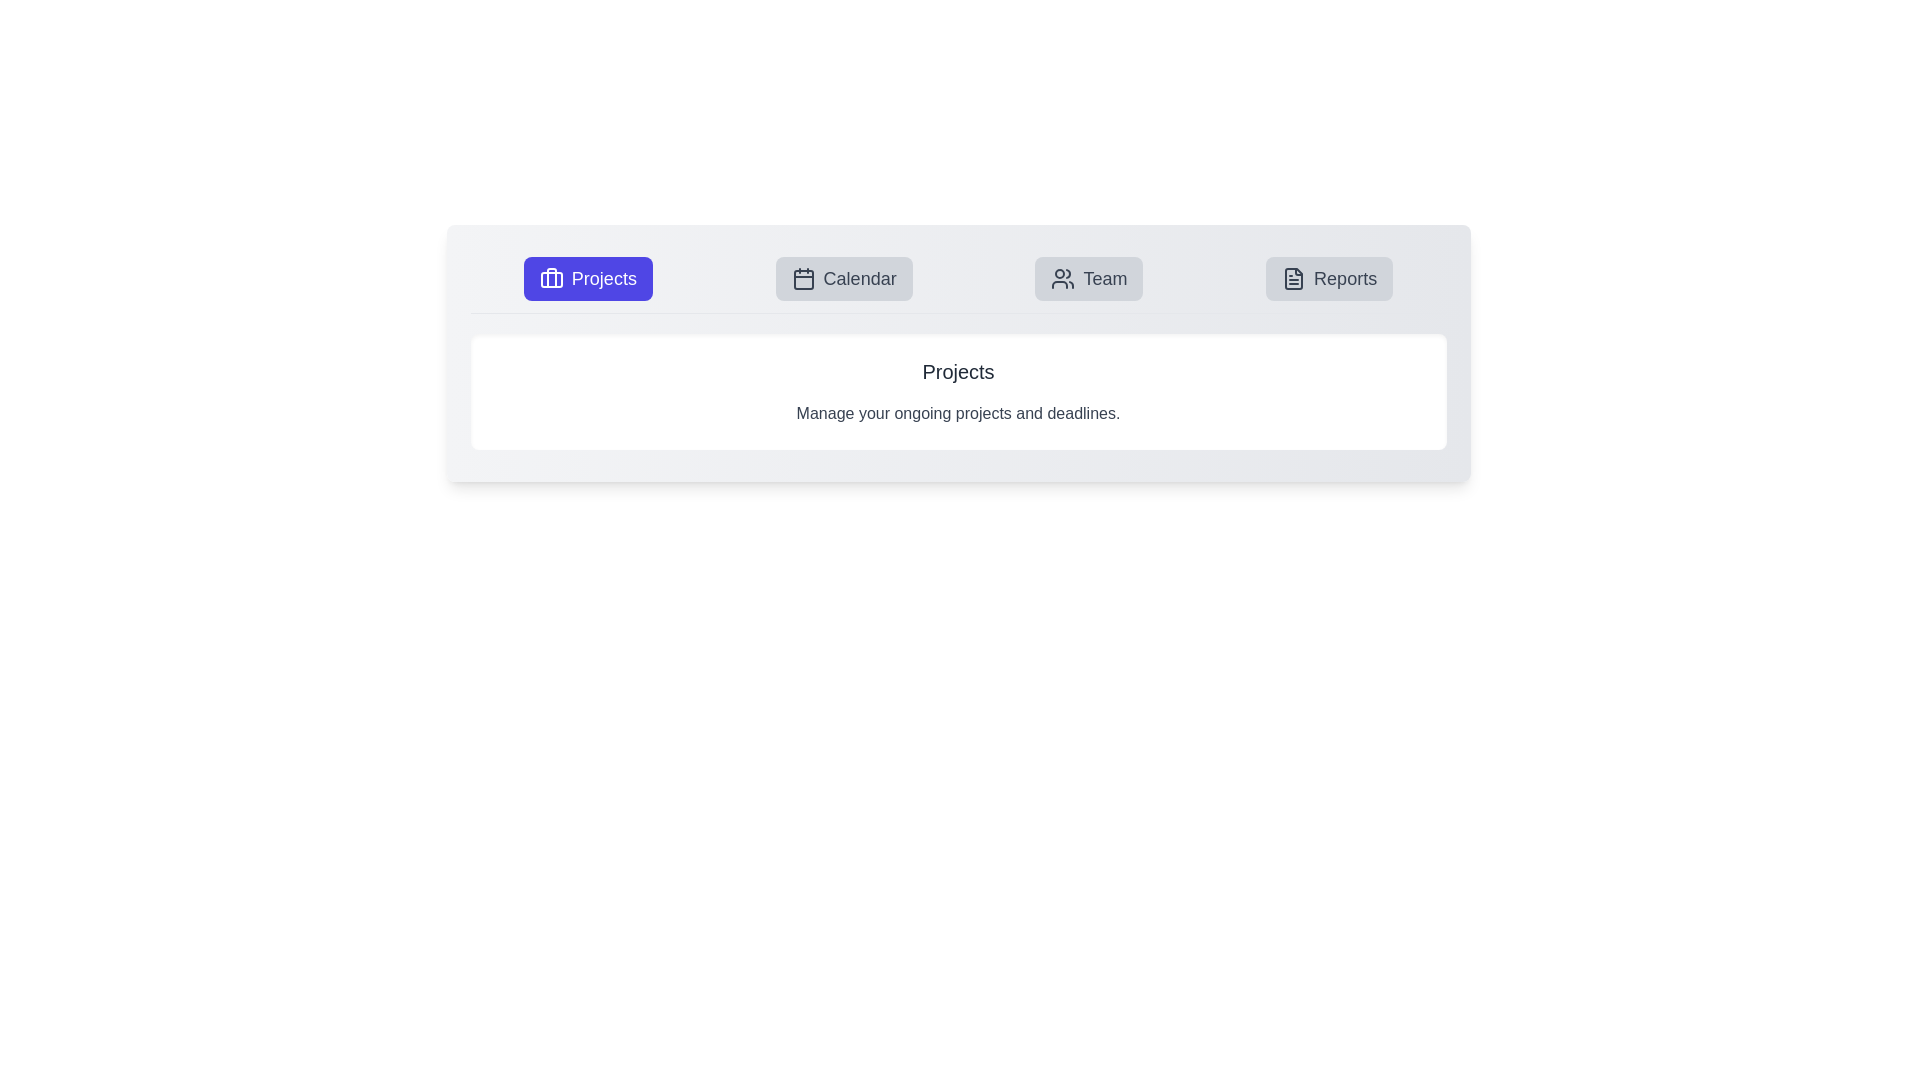  What do you see at coordinates (1329, 278) in the screenshot?
I see `the Reports tab by clicking its button` at bounding box center [1329, 278].